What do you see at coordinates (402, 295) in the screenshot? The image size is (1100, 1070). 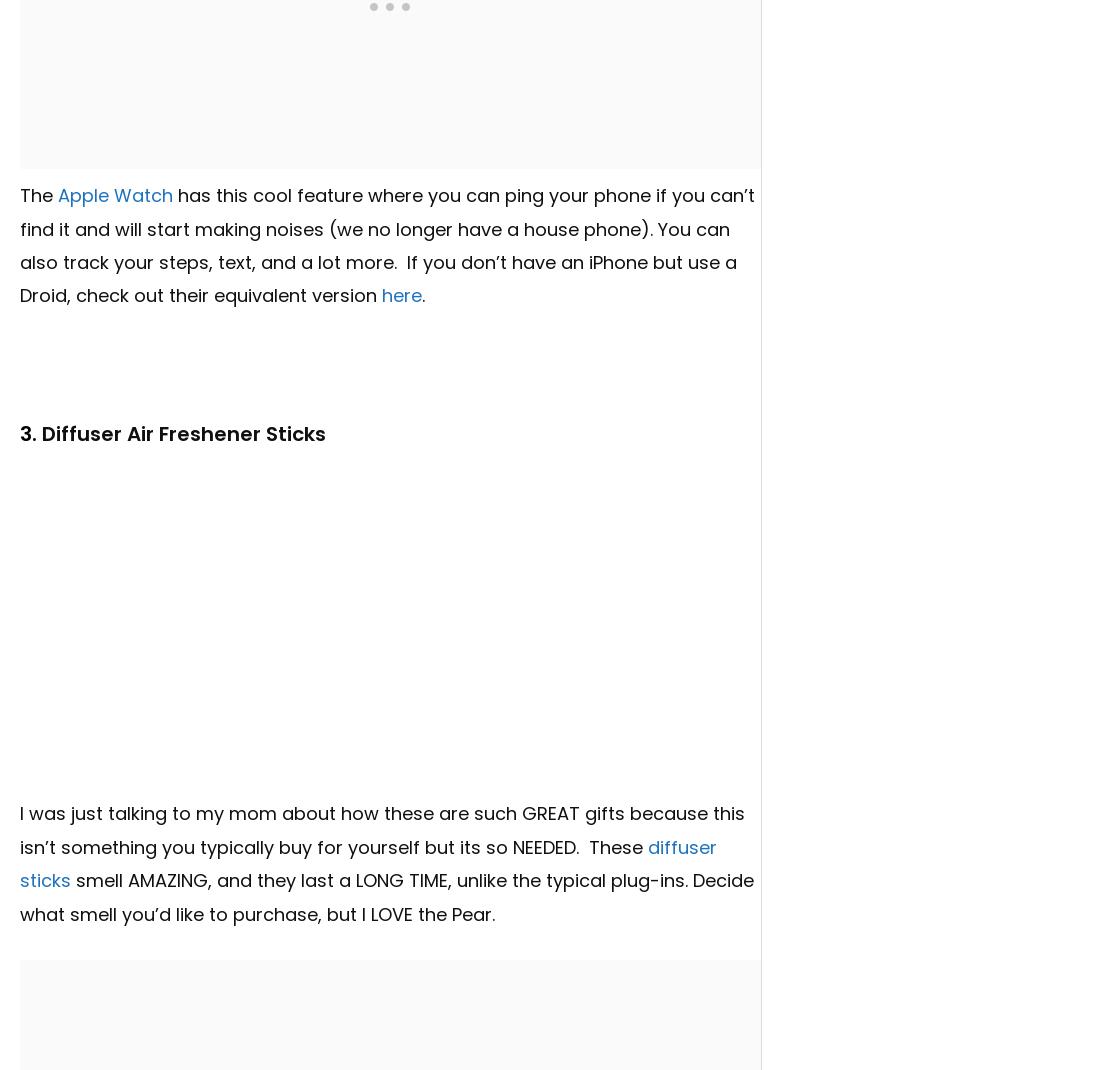 I see `'here'` at bounding box center [402, 295].